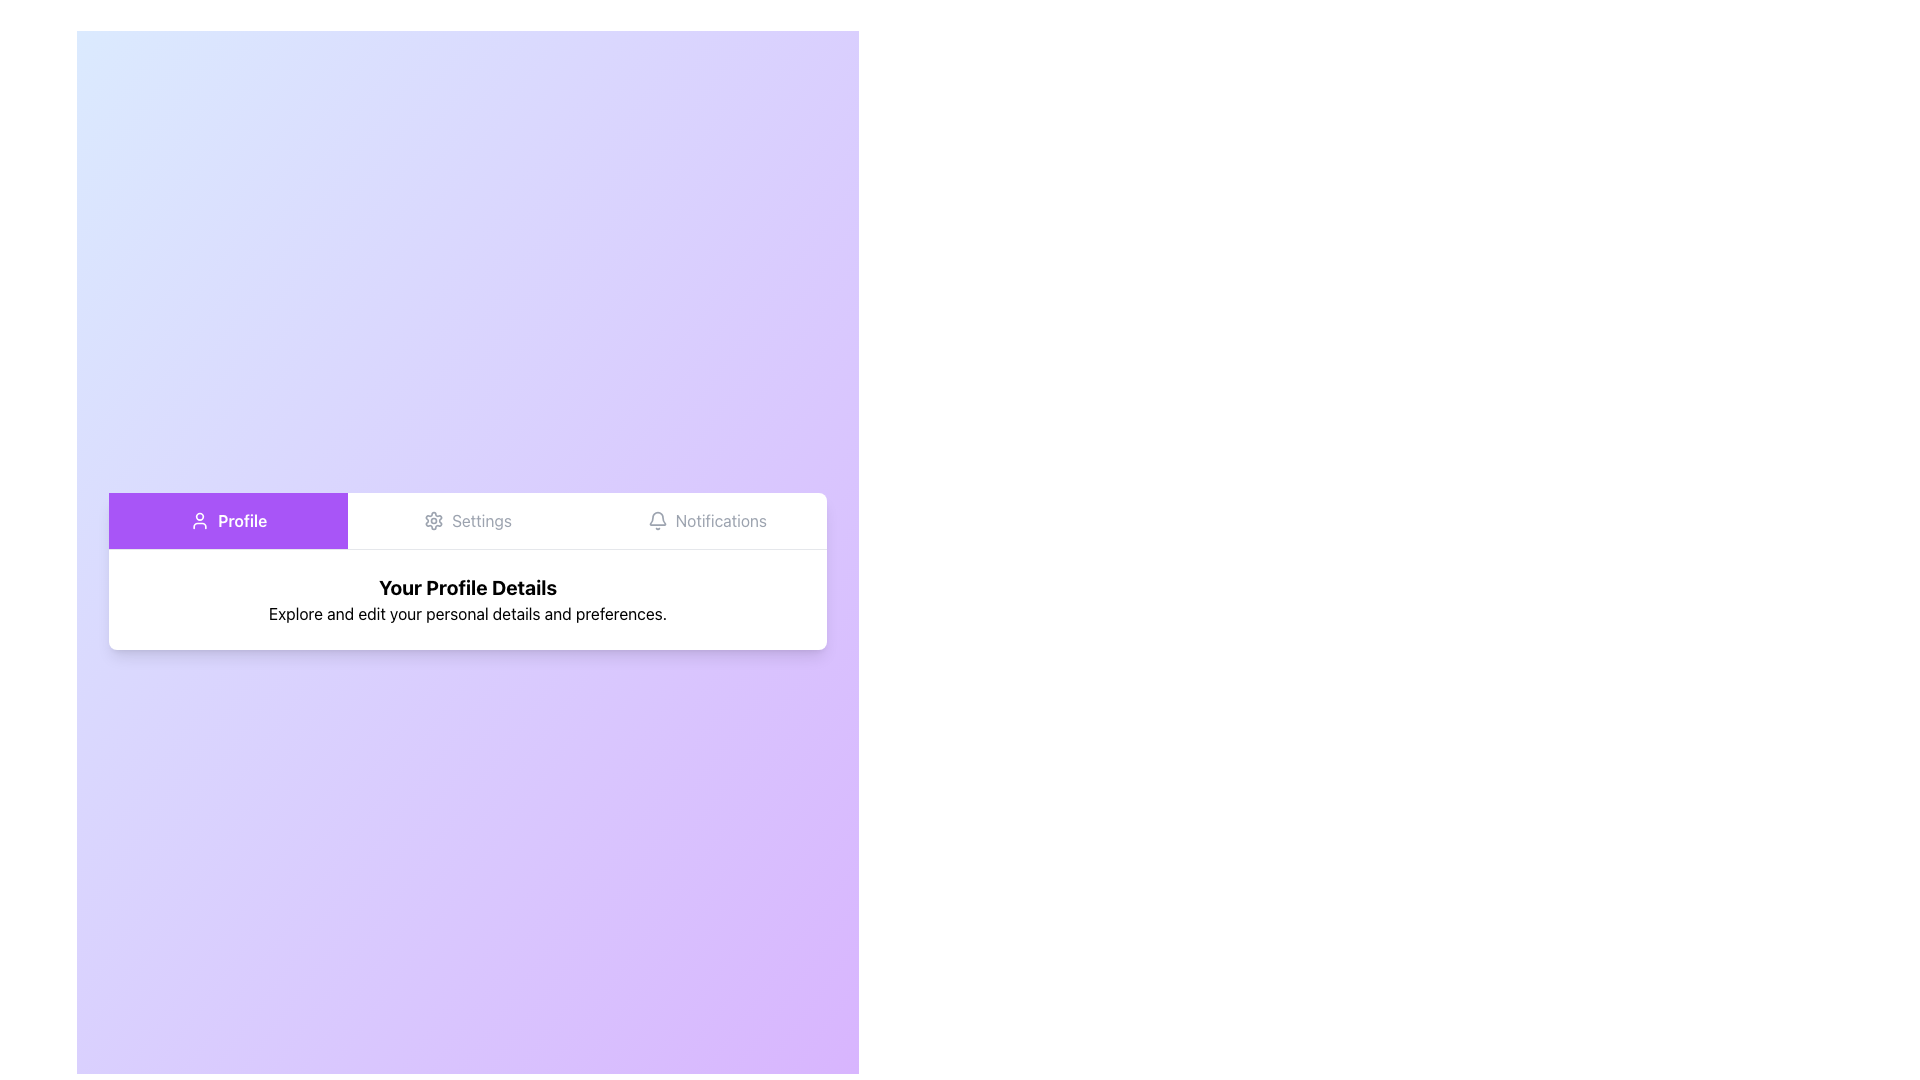 The image size is (1920, 1080). Describe the element at coordinates (657, 519) in the screenshot. I see `the notifications icon (SVG) located towards the top right of the 'Notifications' text in the navigation bar` at that location.